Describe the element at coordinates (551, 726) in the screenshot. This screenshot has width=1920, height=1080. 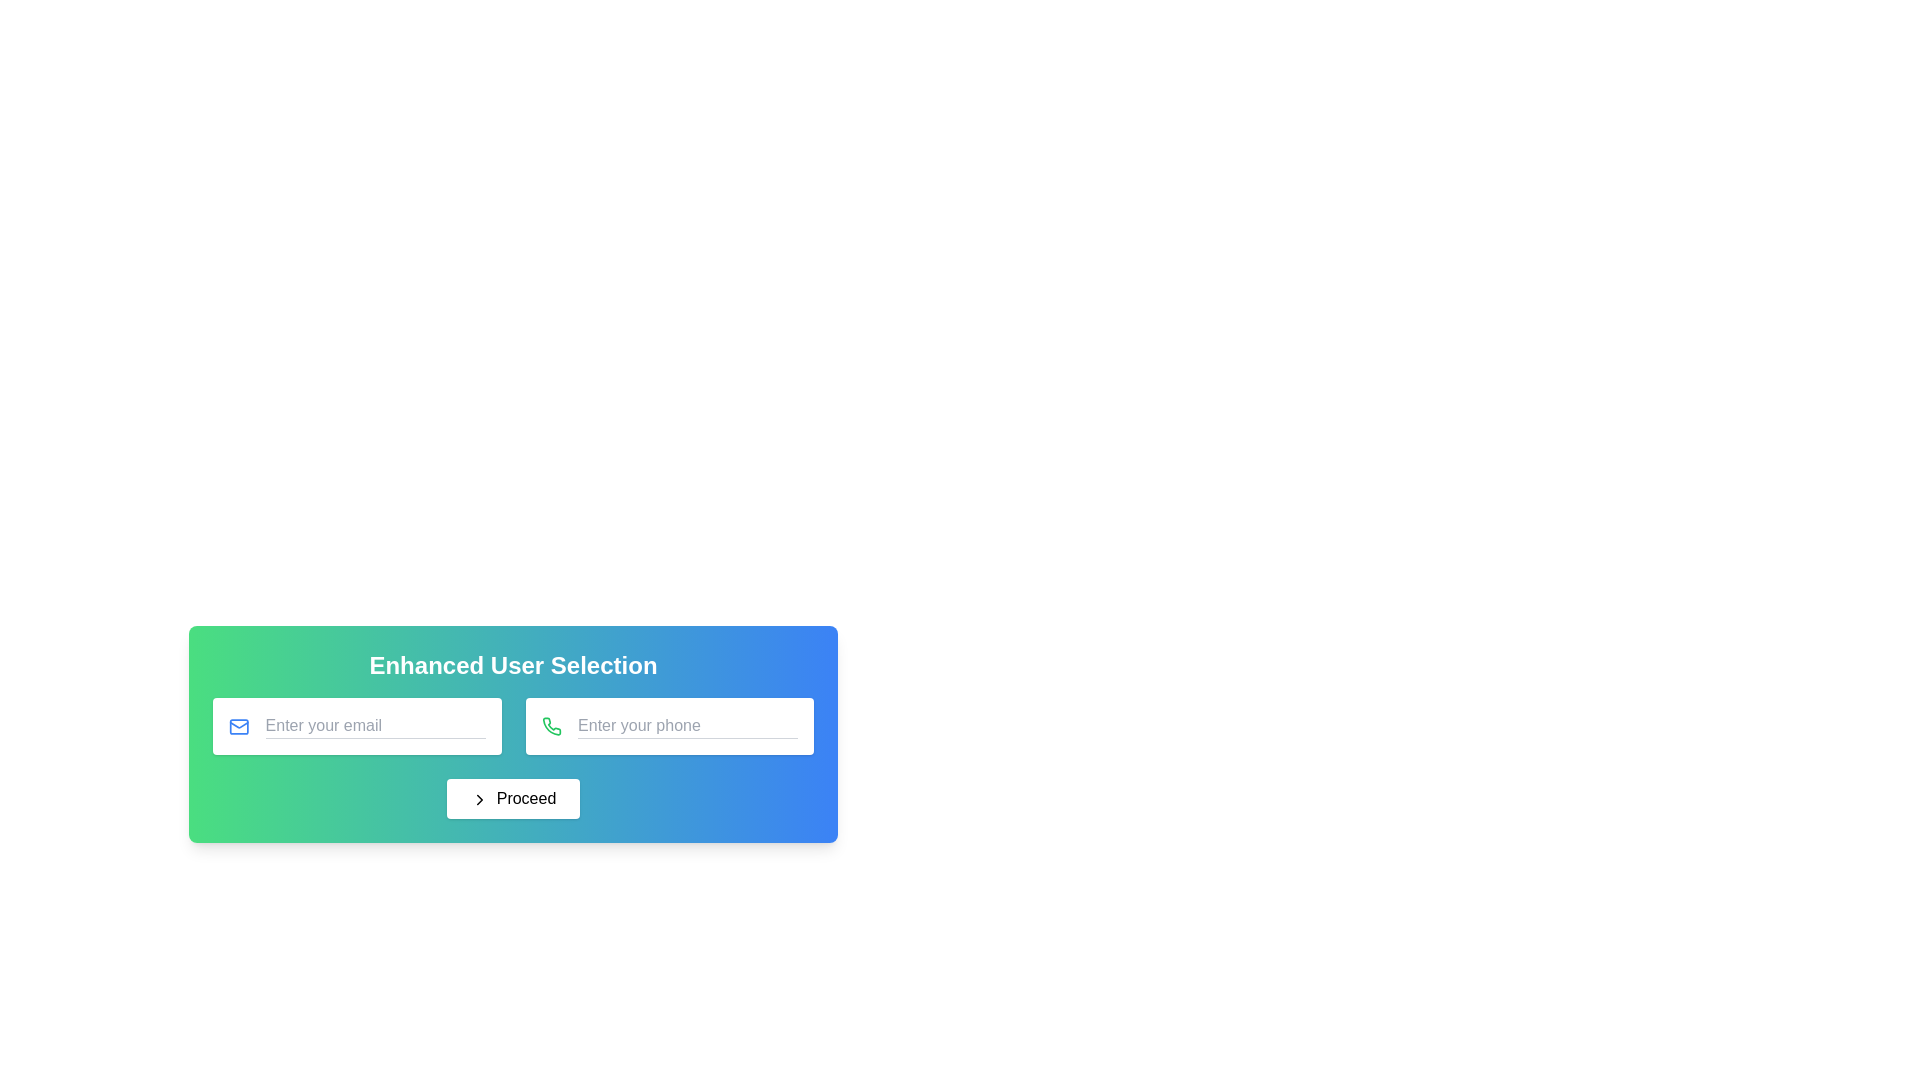
I see `the icon in the top-right corner of the phone number input field` at that location.